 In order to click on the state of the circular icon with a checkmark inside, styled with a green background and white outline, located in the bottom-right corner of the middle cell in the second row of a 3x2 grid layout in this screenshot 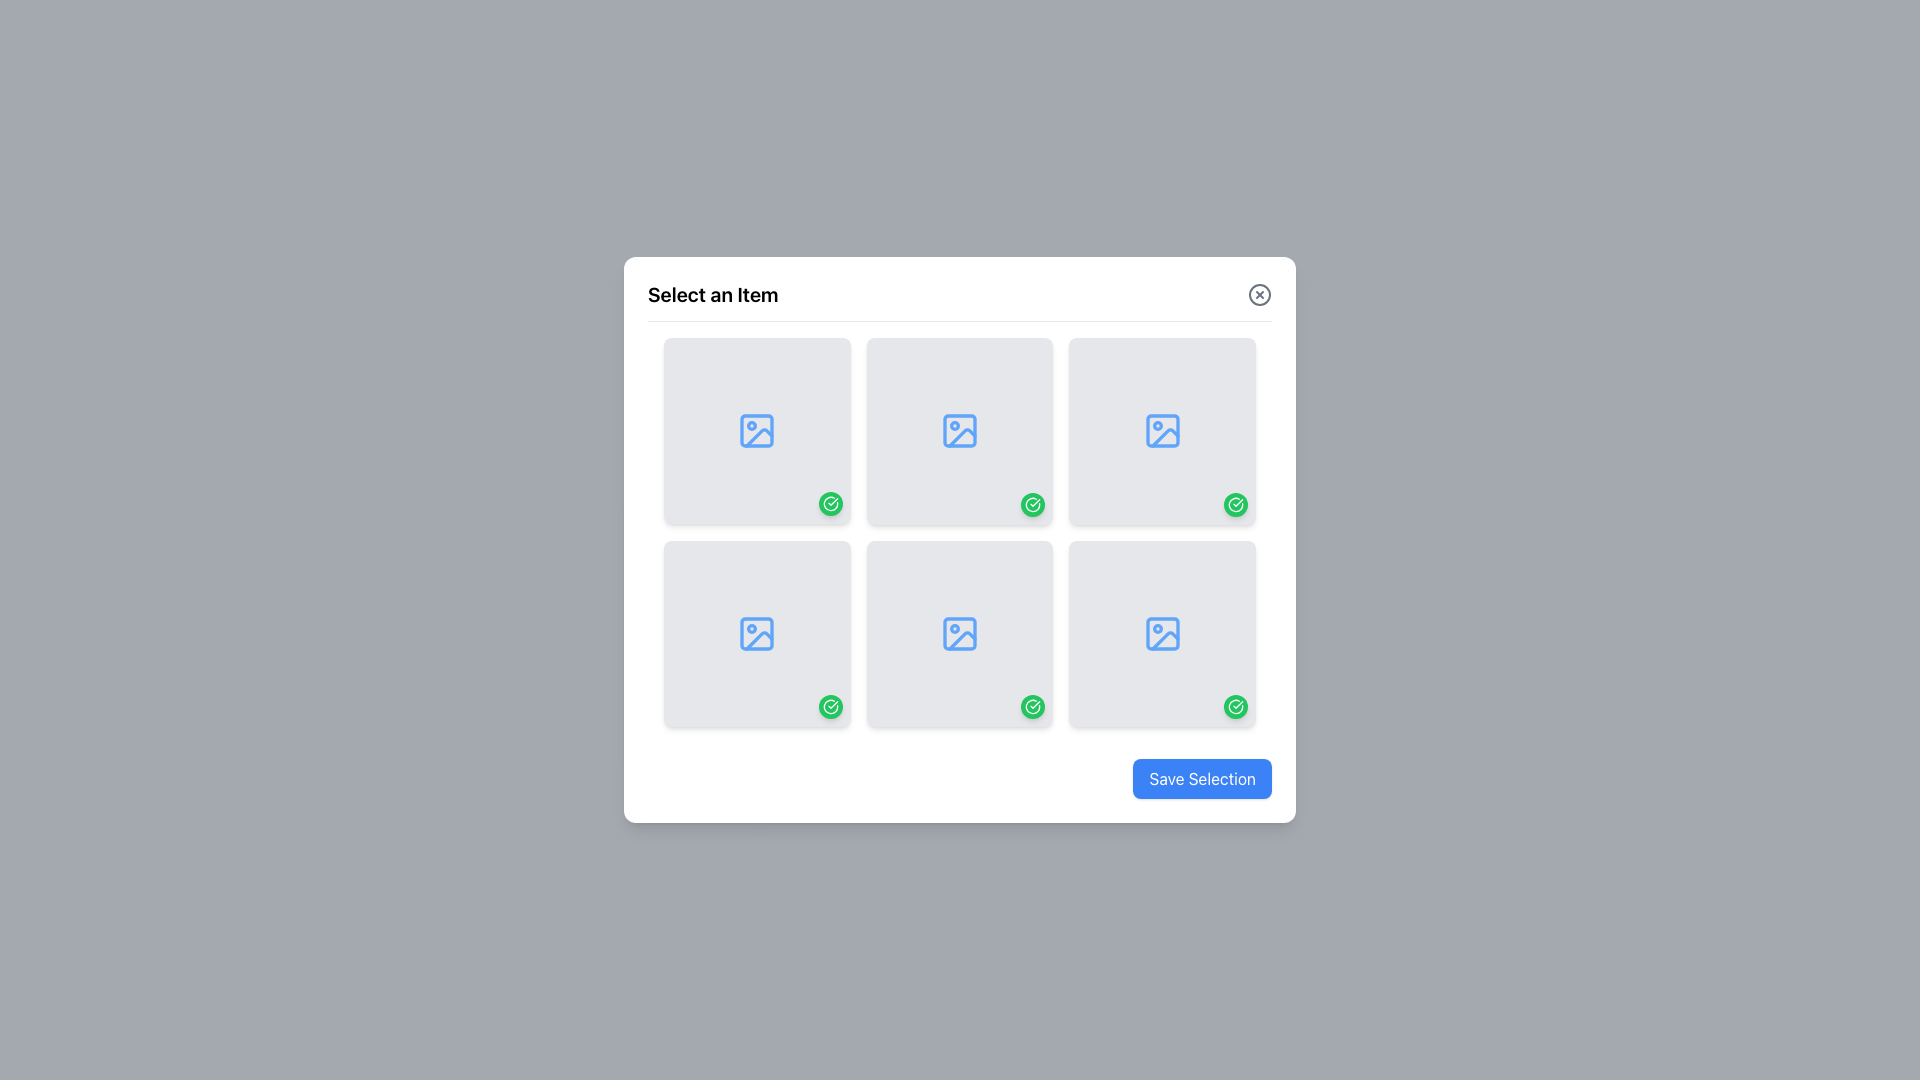, I will do `click(1033, 503)`.